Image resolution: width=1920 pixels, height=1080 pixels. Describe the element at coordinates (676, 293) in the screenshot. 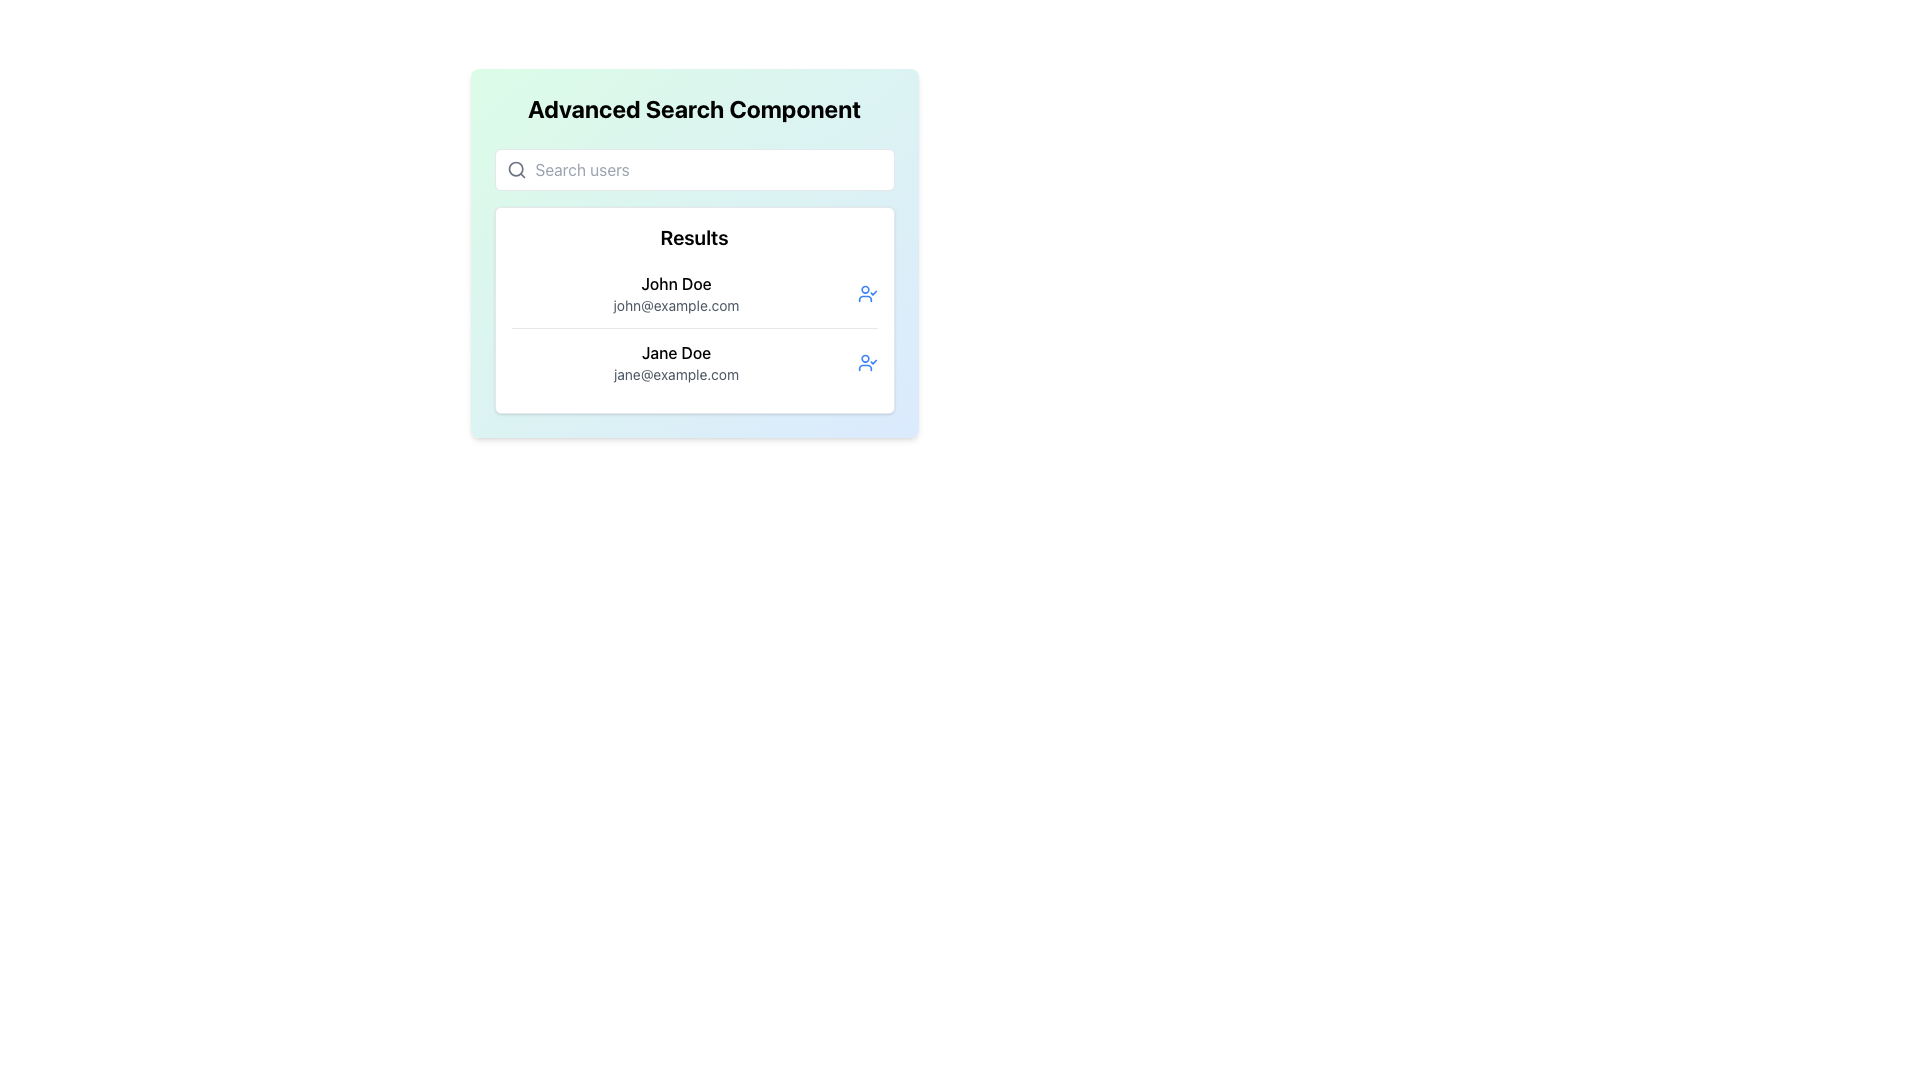

I see `the center of the Text block element displaying 'John Doe' and 'john@example.com'` at that location.